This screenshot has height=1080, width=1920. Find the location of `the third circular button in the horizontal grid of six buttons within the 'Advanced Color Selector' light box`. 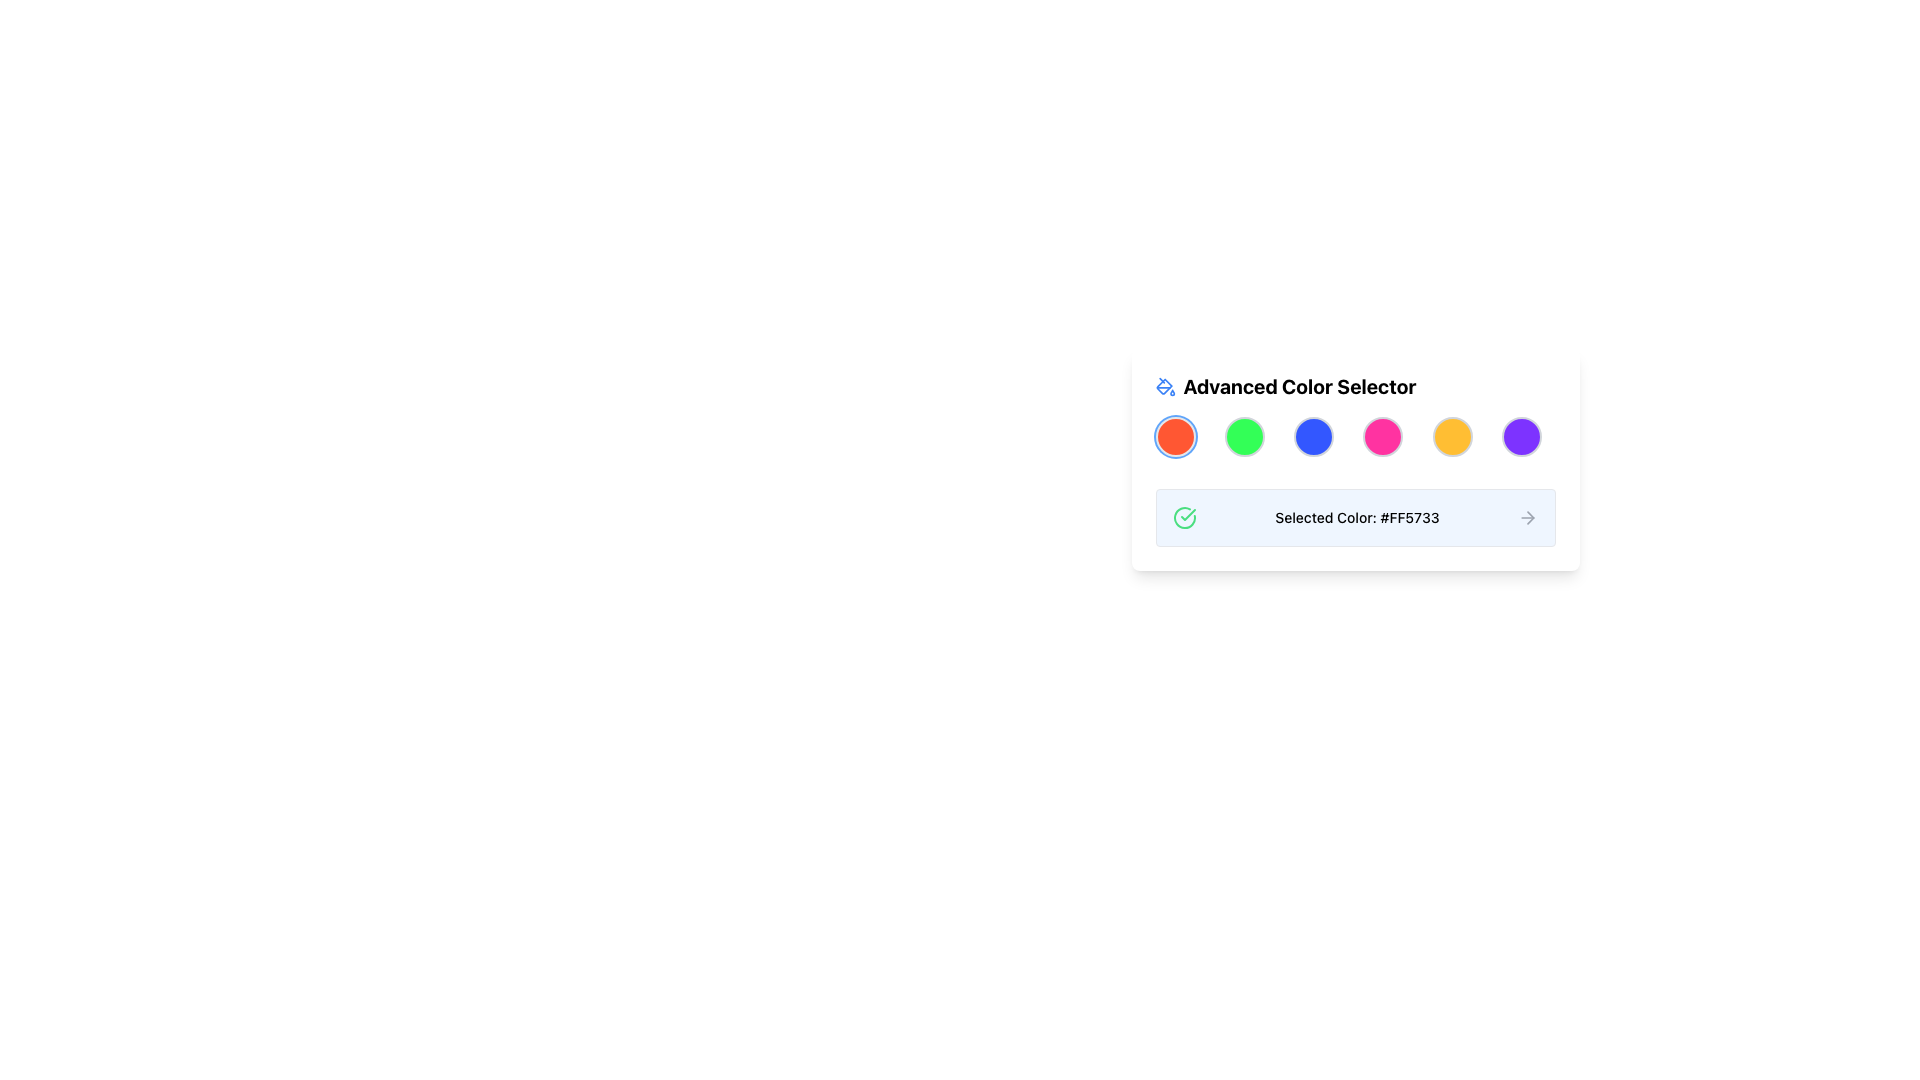

the third circular button in the horizontal grid of six buttons within the 'Advanced Color Selector' light box is located at coordinates (1314, 435).